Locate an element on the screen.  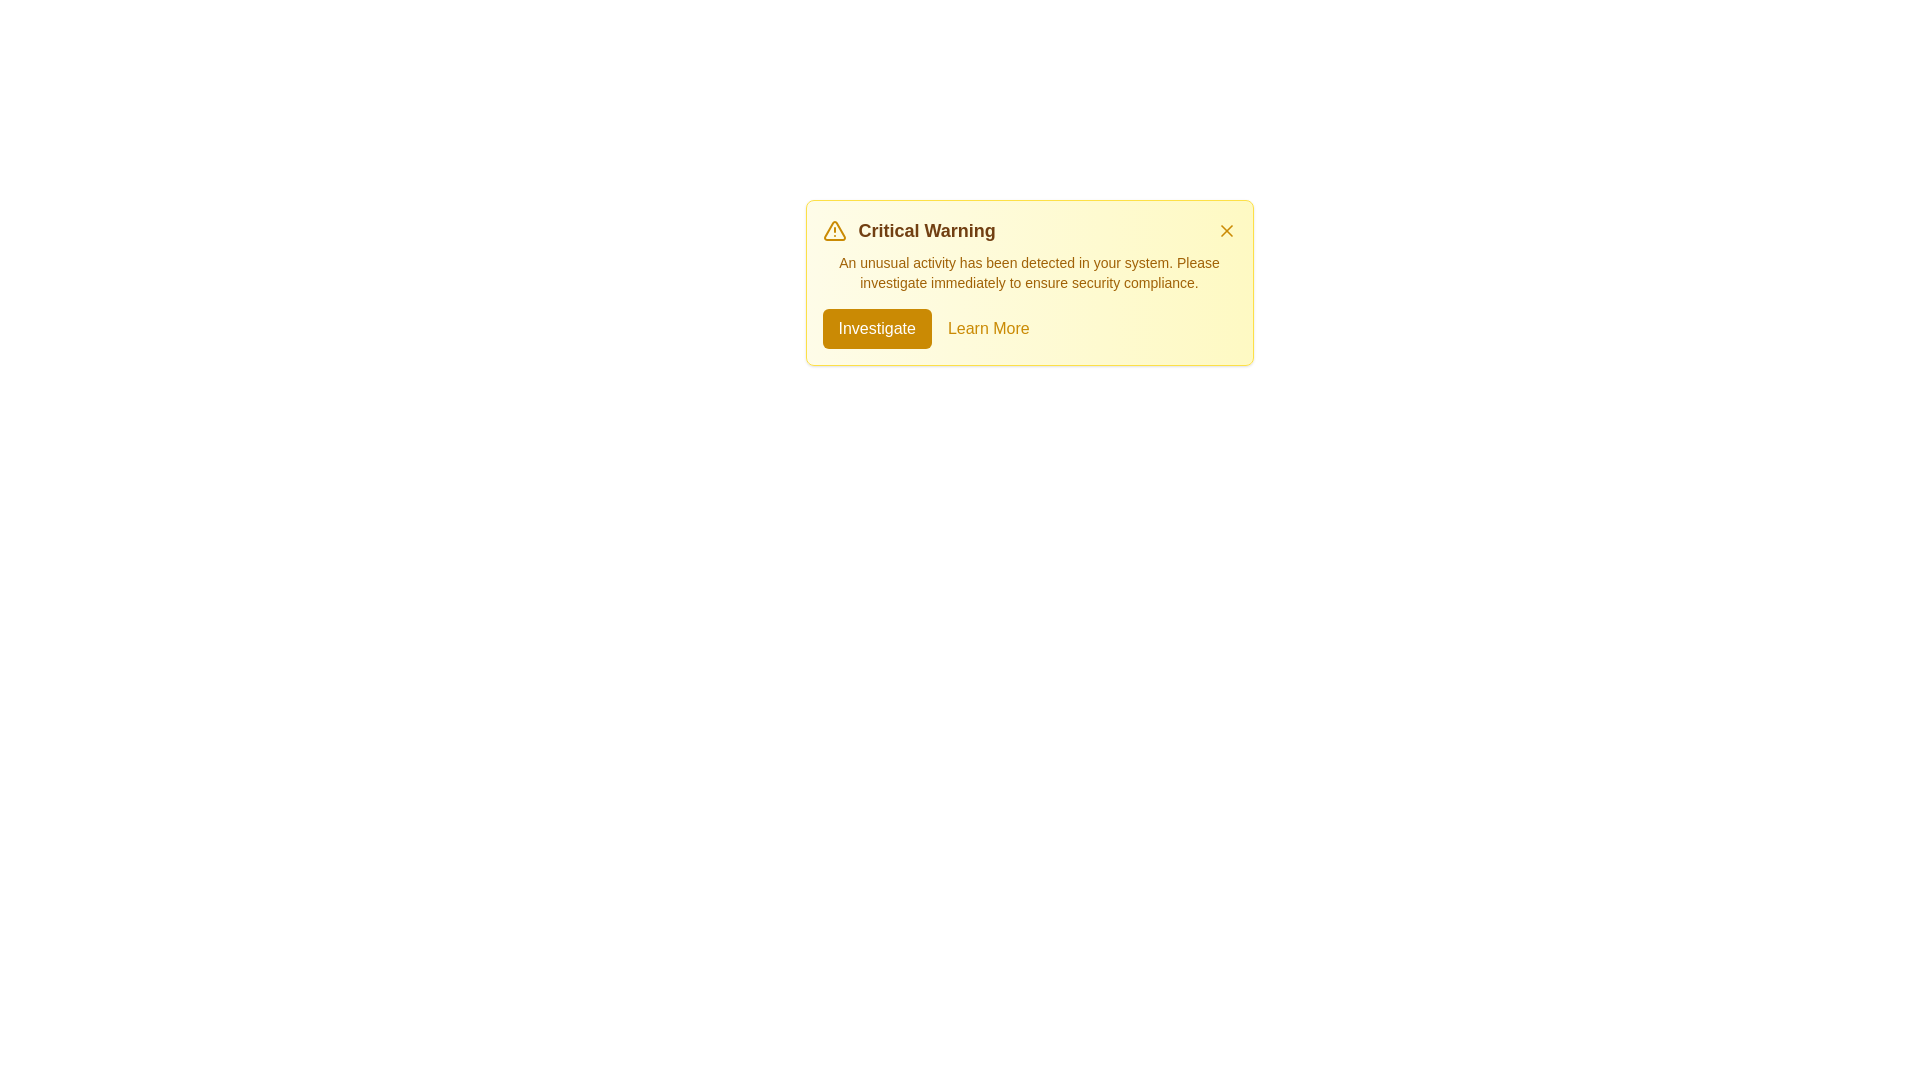
close button in the top-right corner of the alert to dismiss it is located at coordinates (1225, 230).